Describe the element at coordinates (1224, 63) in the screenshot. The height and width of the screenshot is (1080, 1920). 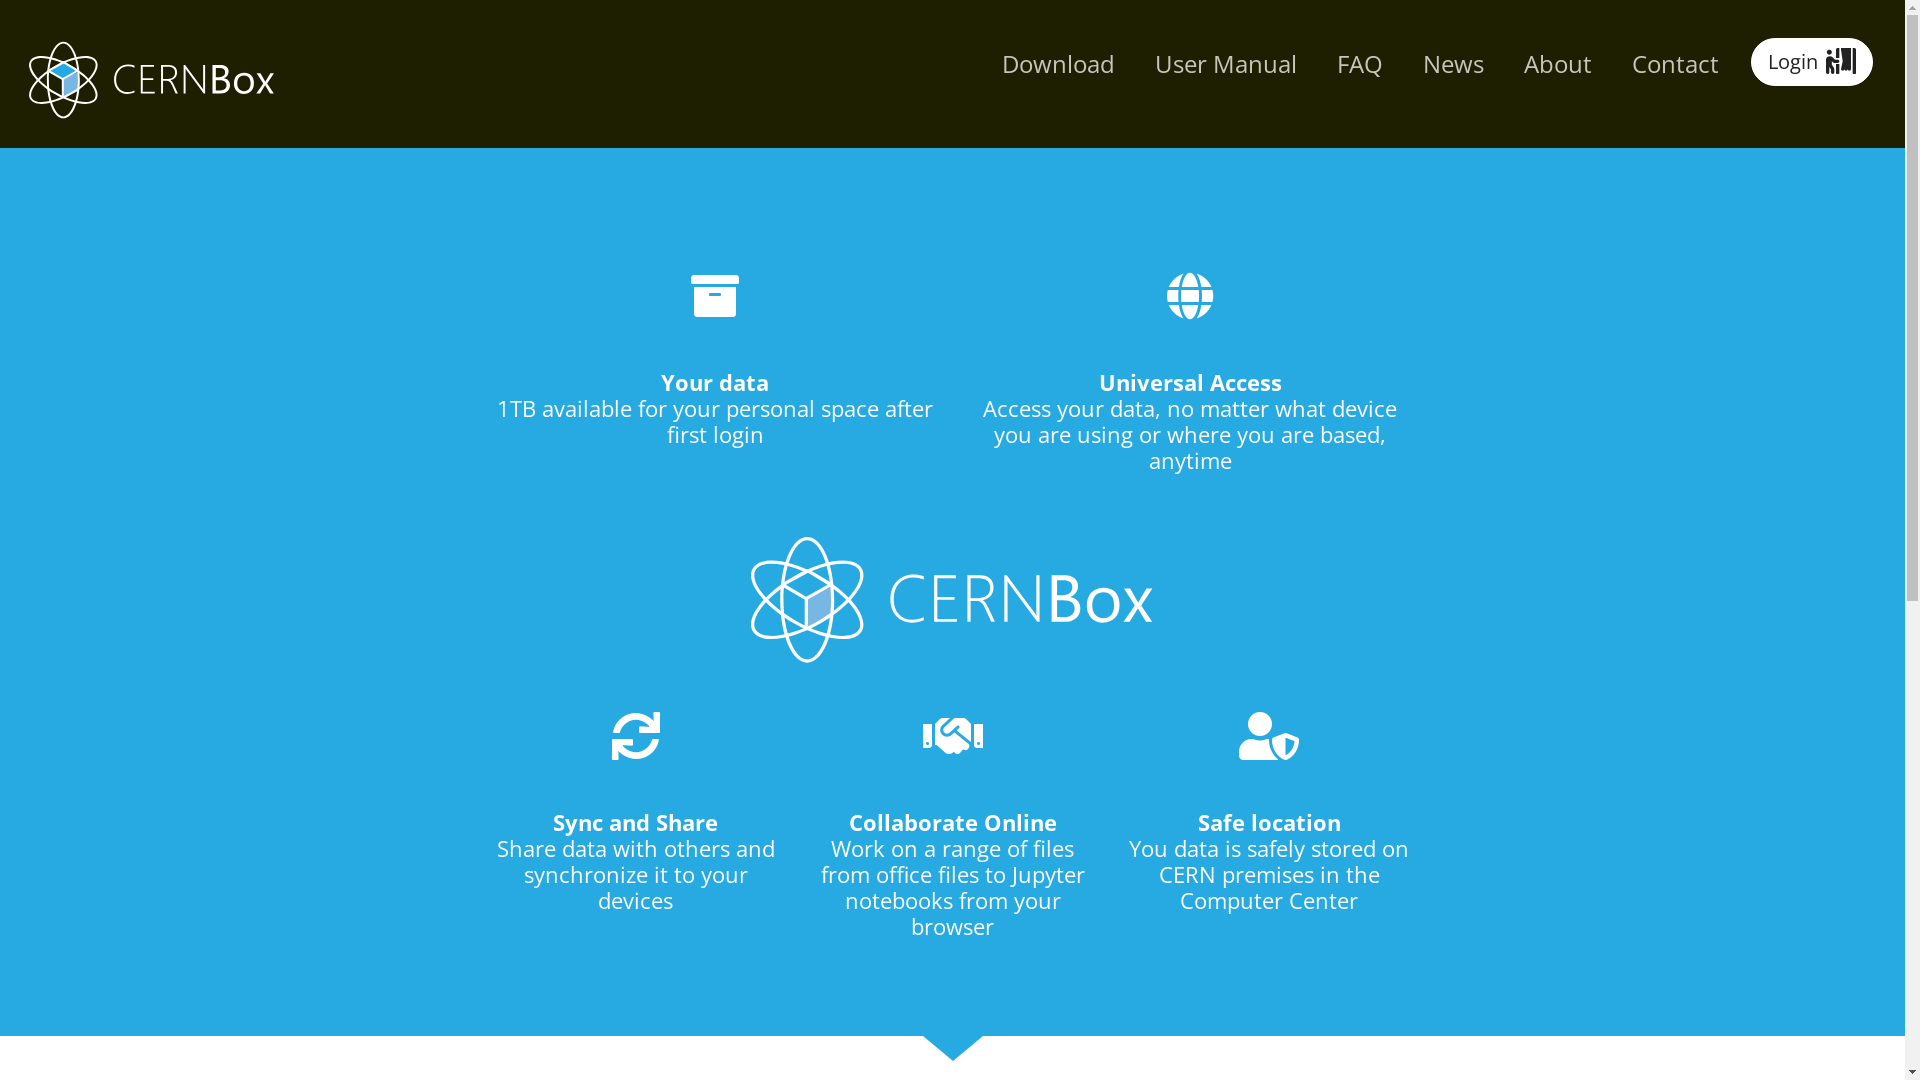
I see `'User Manual'` at that location.